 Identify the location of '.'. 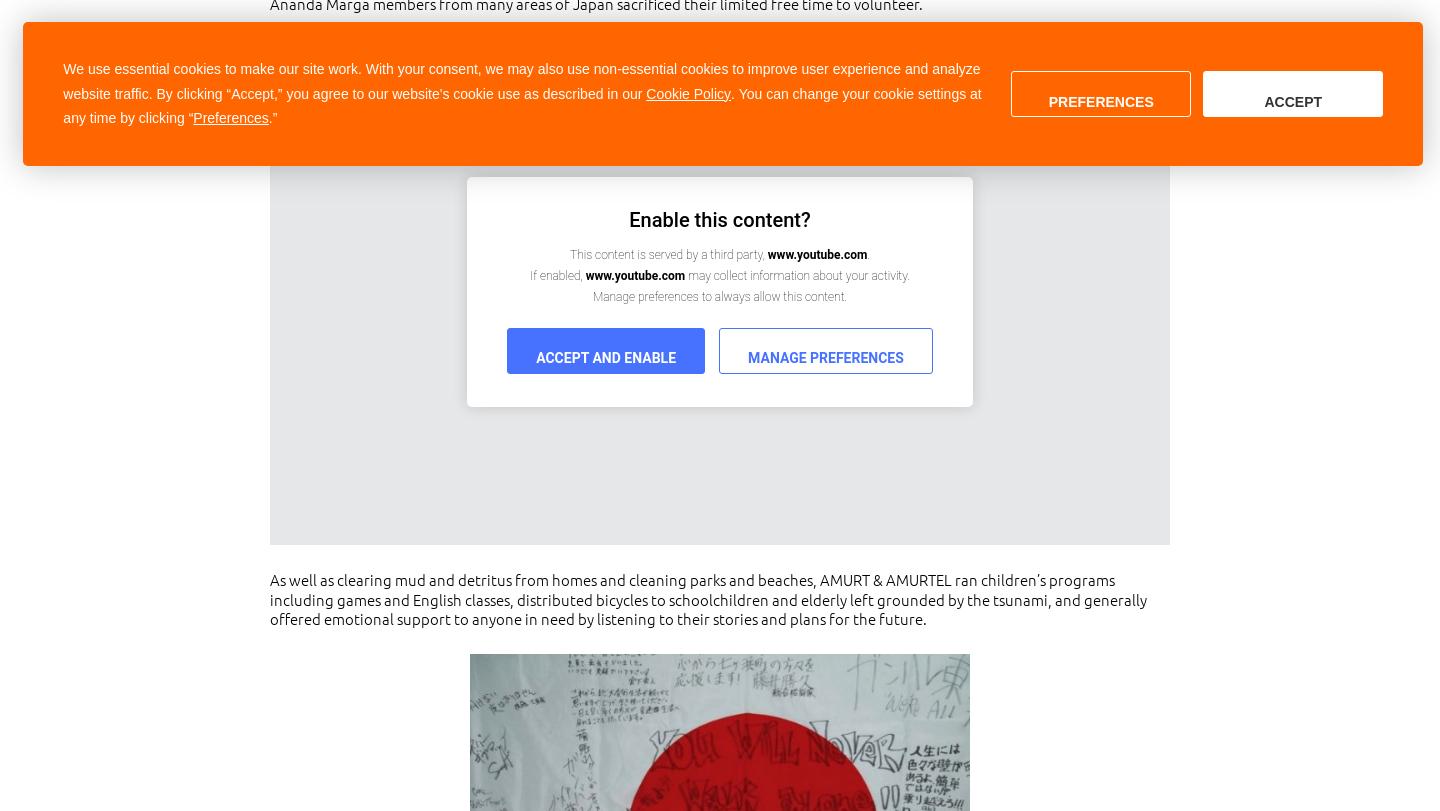
(867, 256).